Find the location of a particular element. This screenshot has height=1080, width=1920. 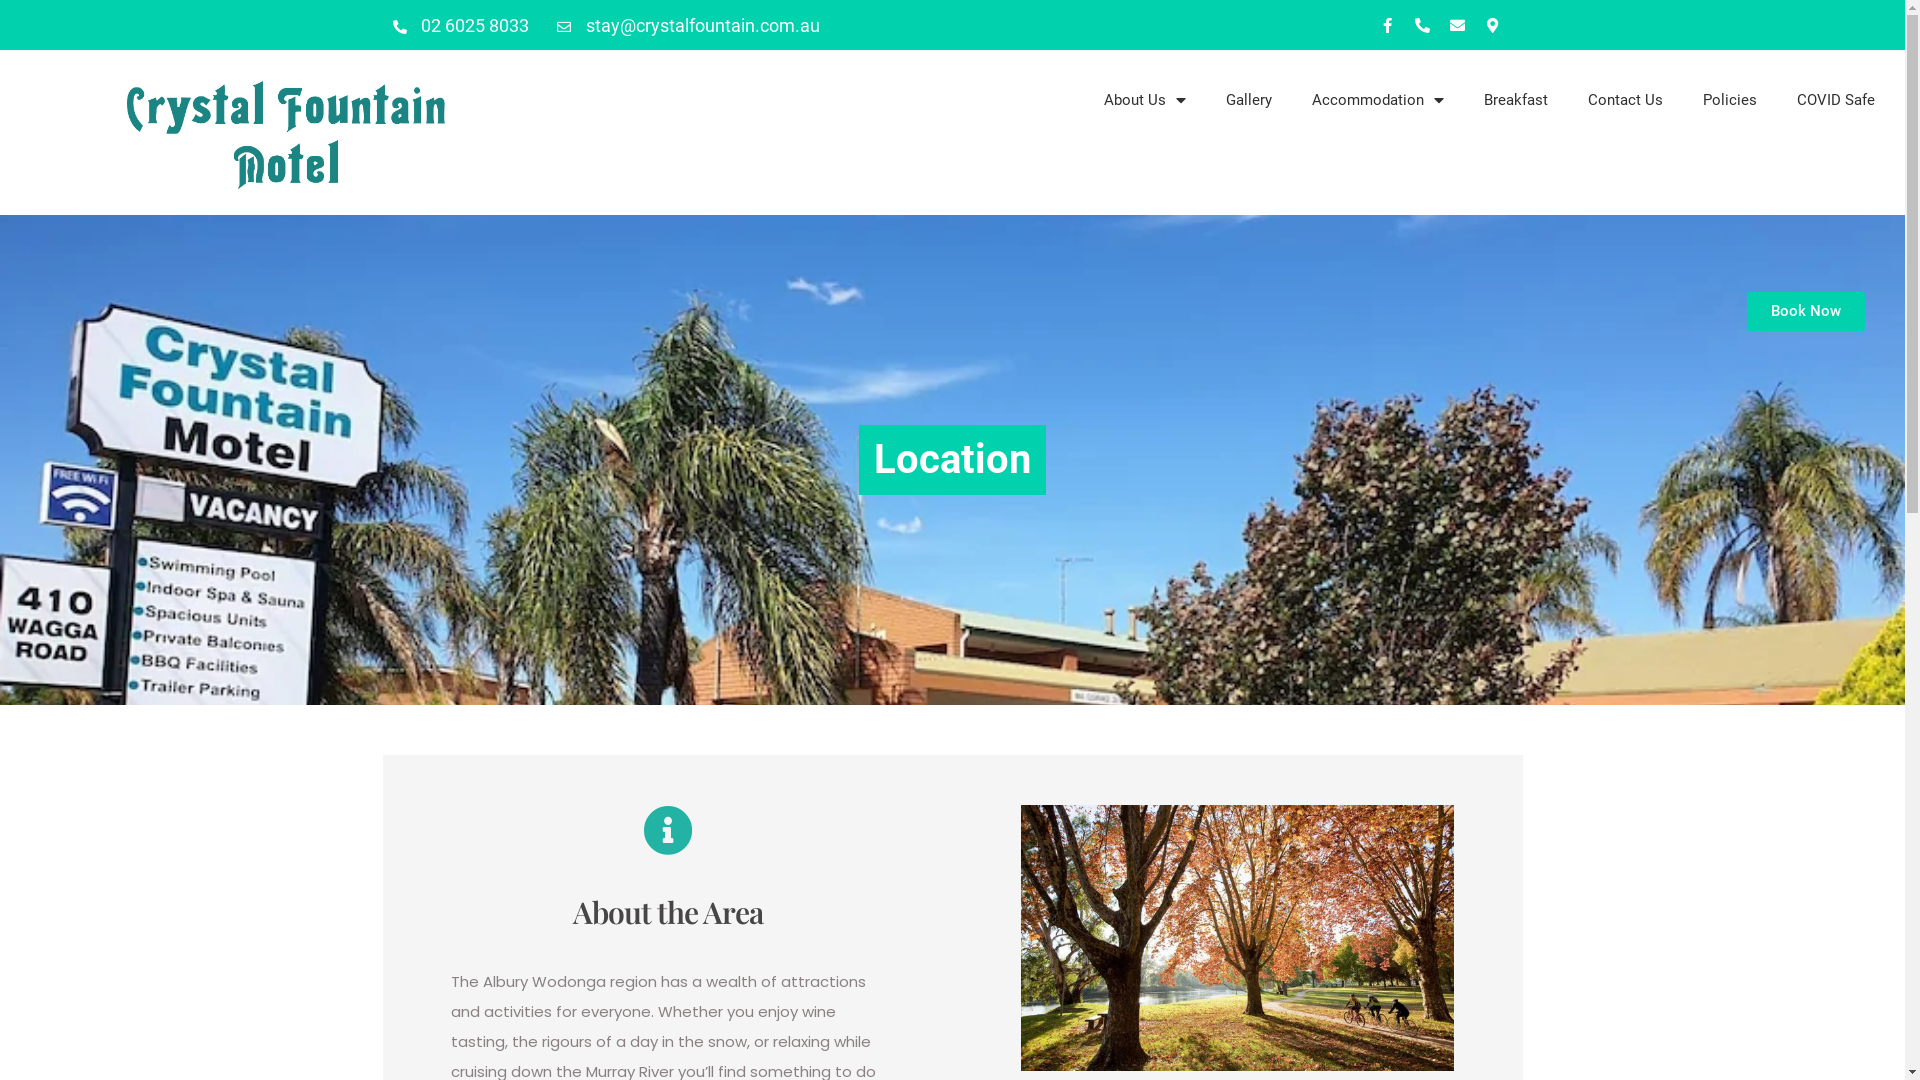

'Gallery' is located at coordinates (1247, 100).